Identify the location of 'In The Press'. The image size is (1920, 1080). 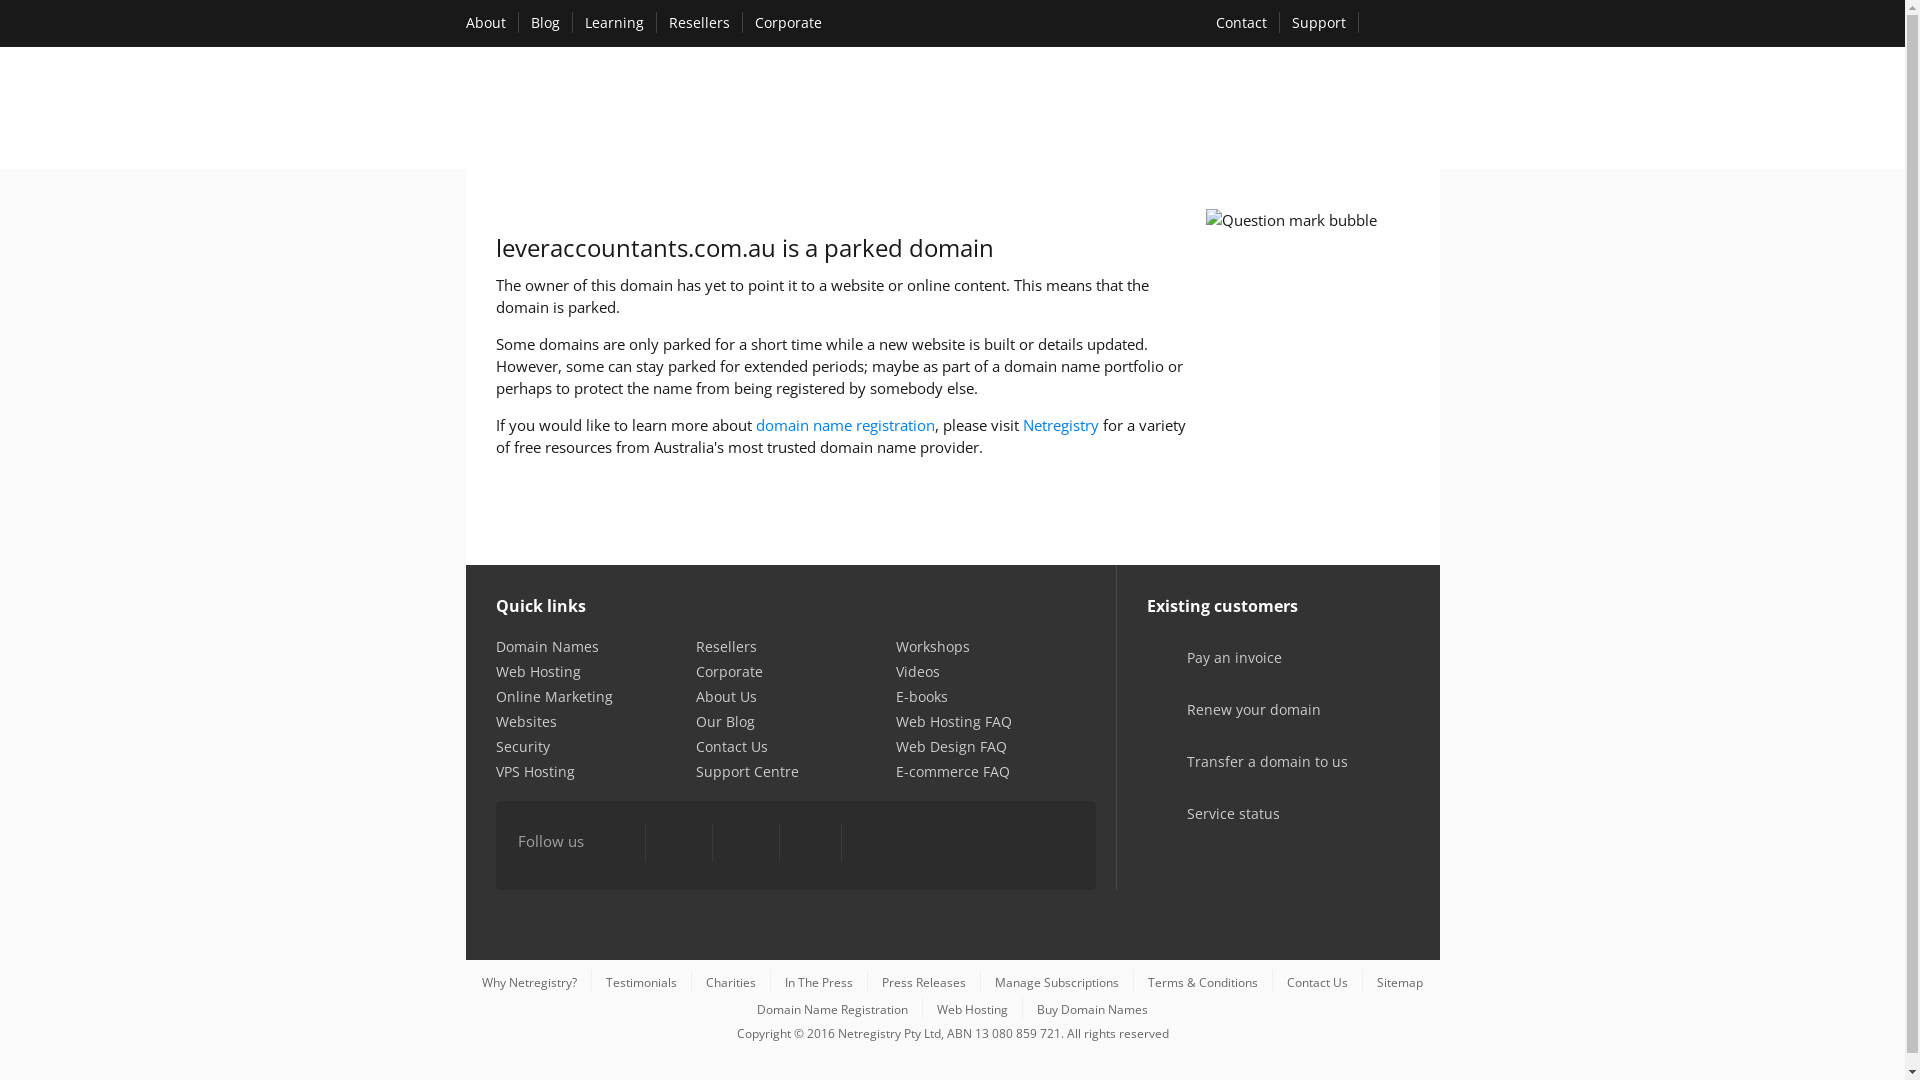
(819, 981).